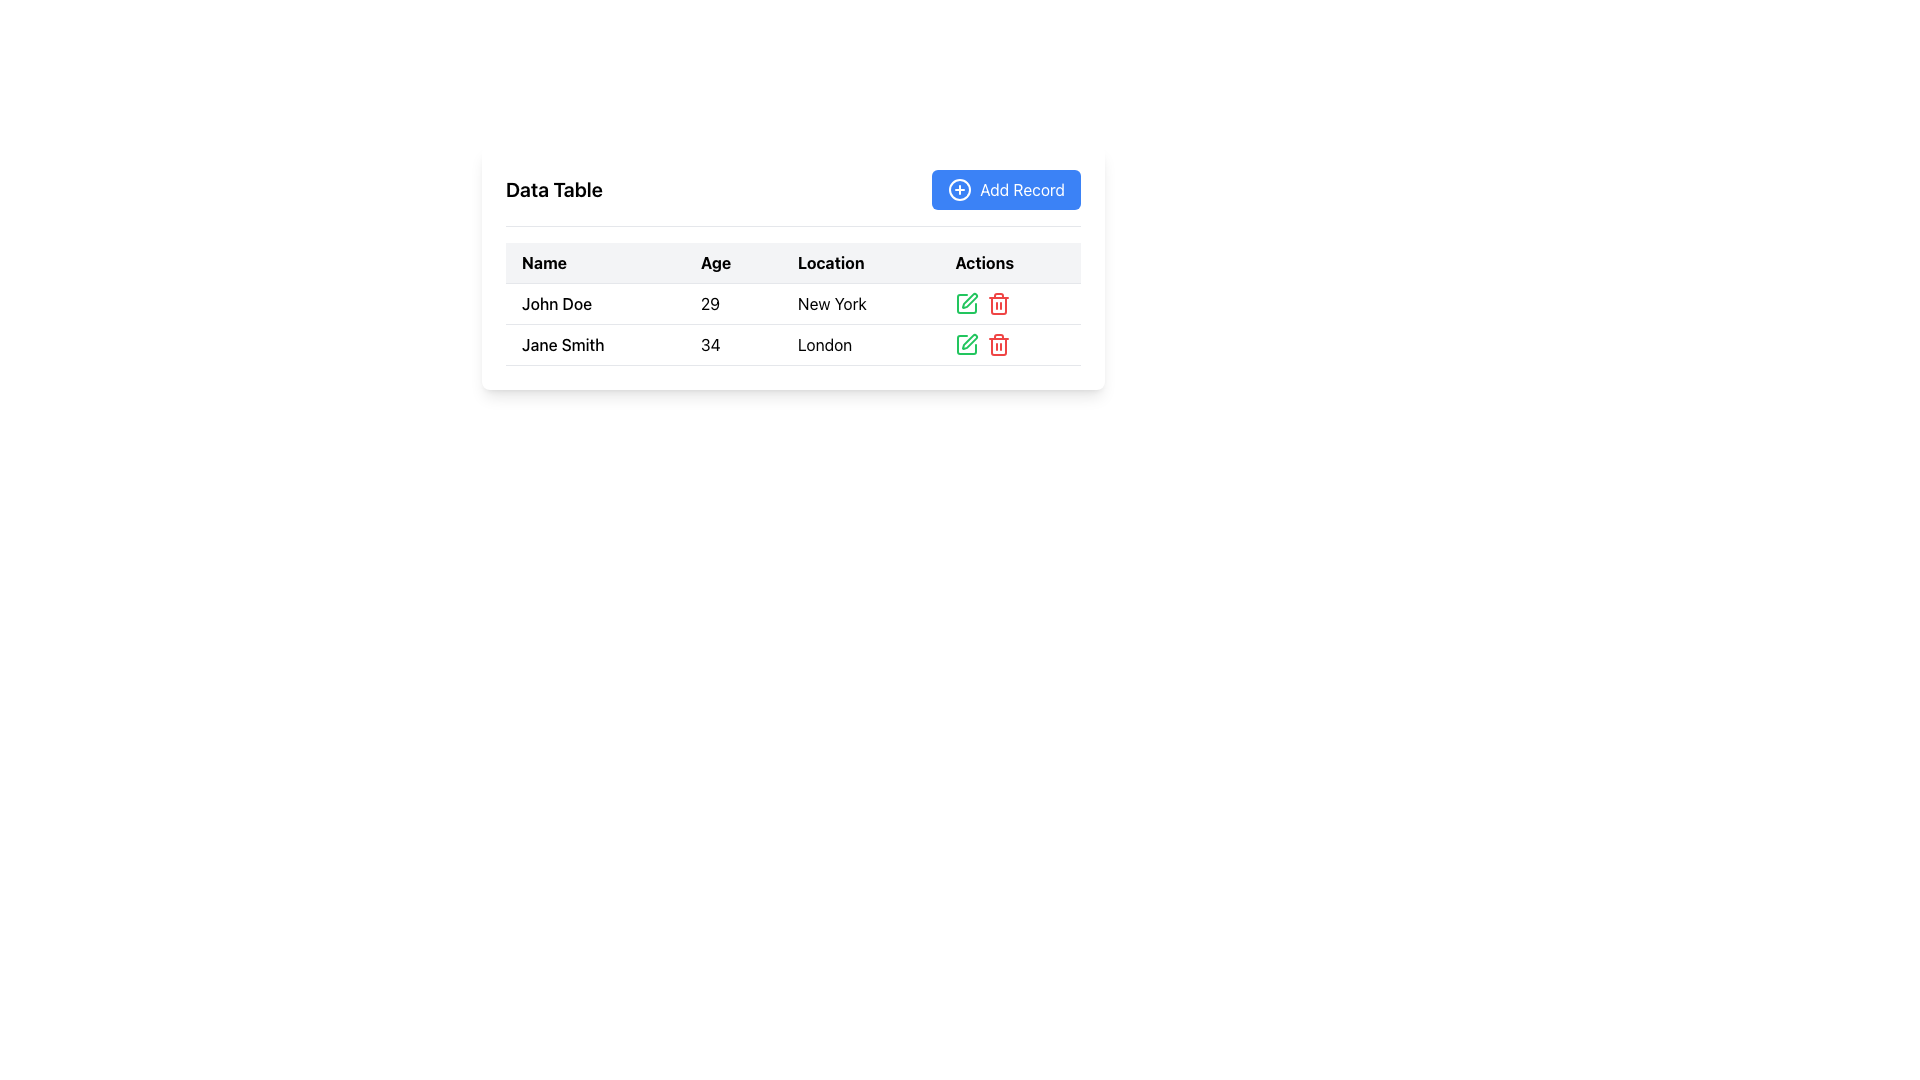 The image size is (1920, 1080). Describe the element at coordinates (792, 262) in the screenshot. I see `column headers of the table header row displaying 'Name', 'Age', 'Location', and 'Actions'` at that location.